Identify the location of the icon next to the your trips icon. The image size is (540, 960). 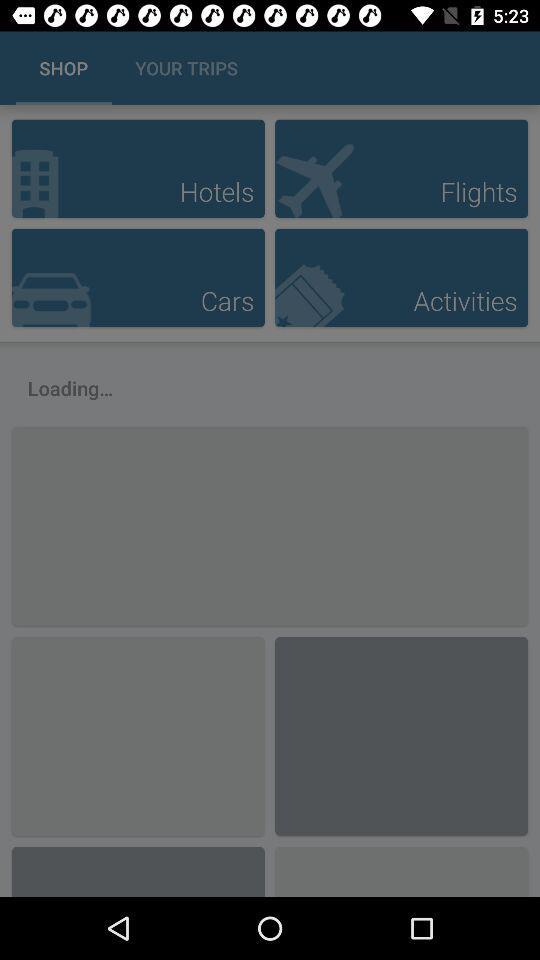
(502, 68).